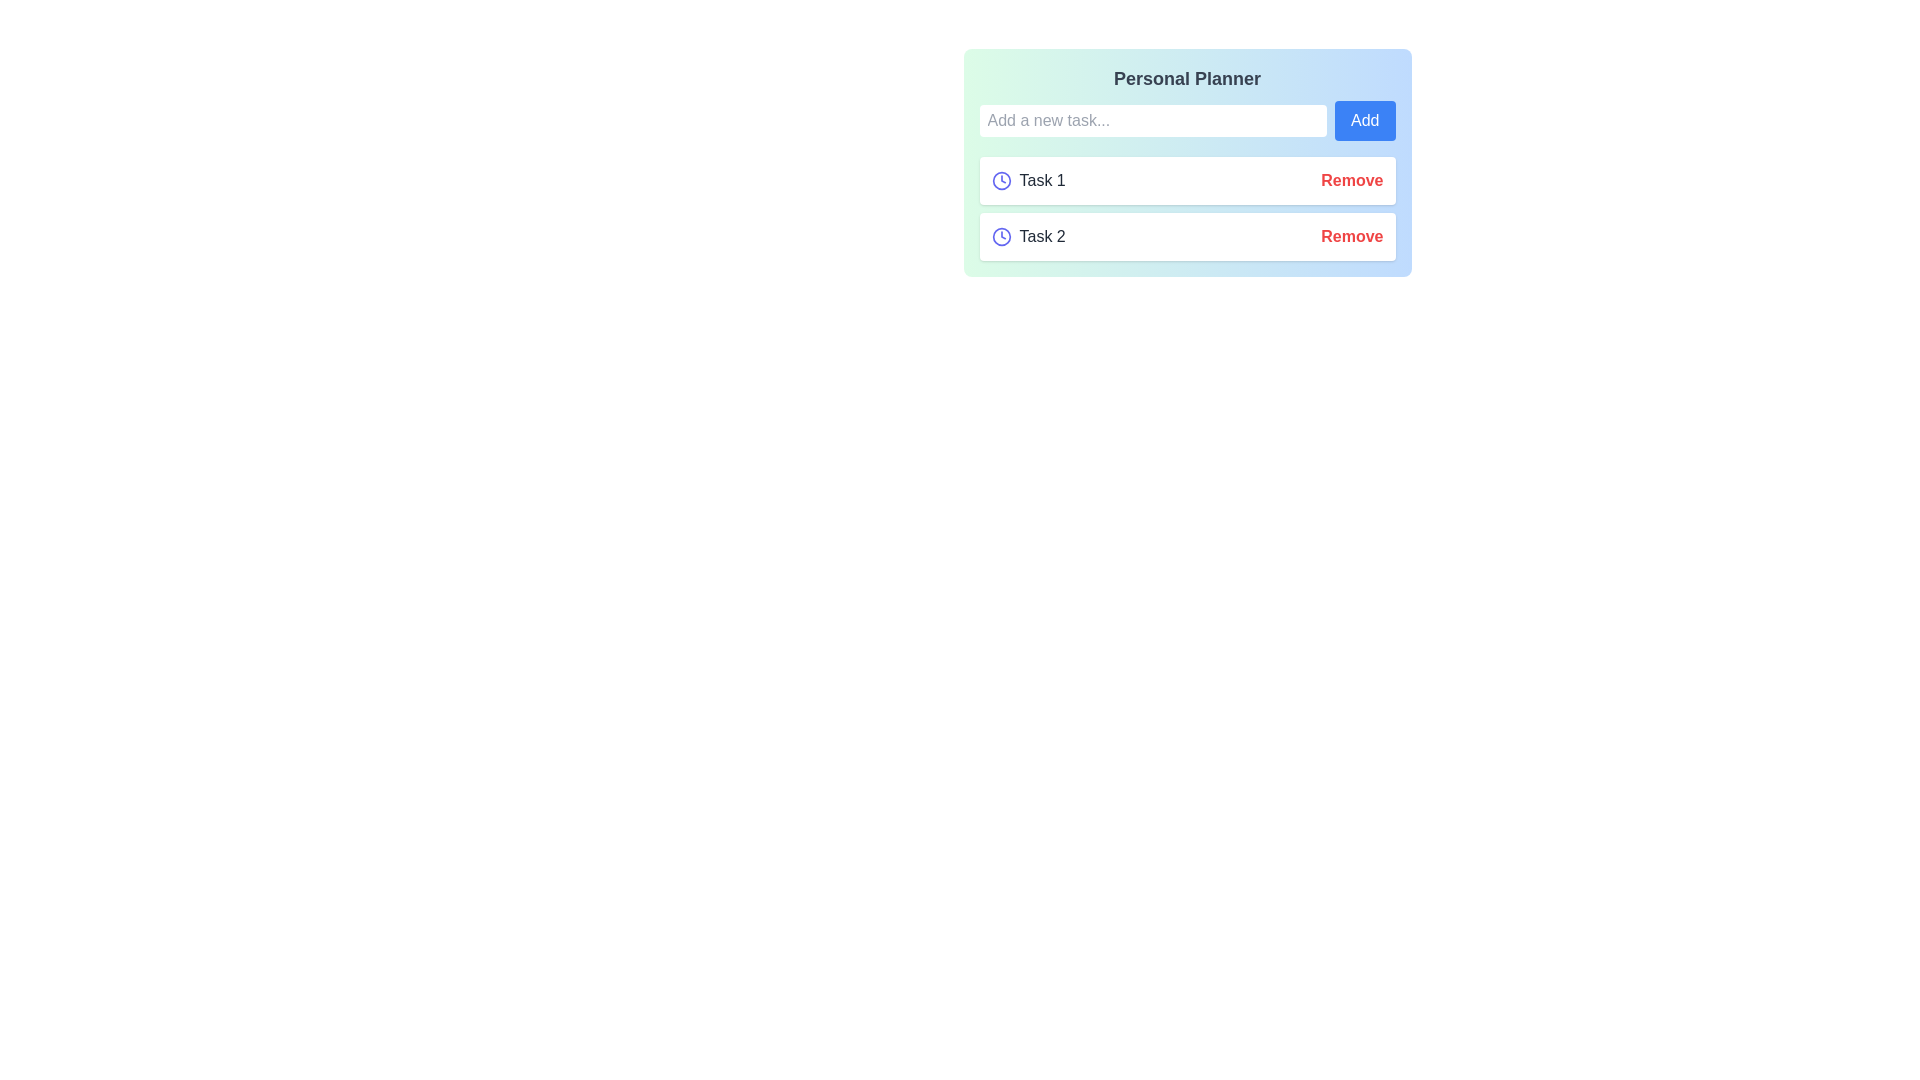 This screenshot has width=1920, height=1080. I want to click on 'Remove' button for task 1, so click(1352, 181).